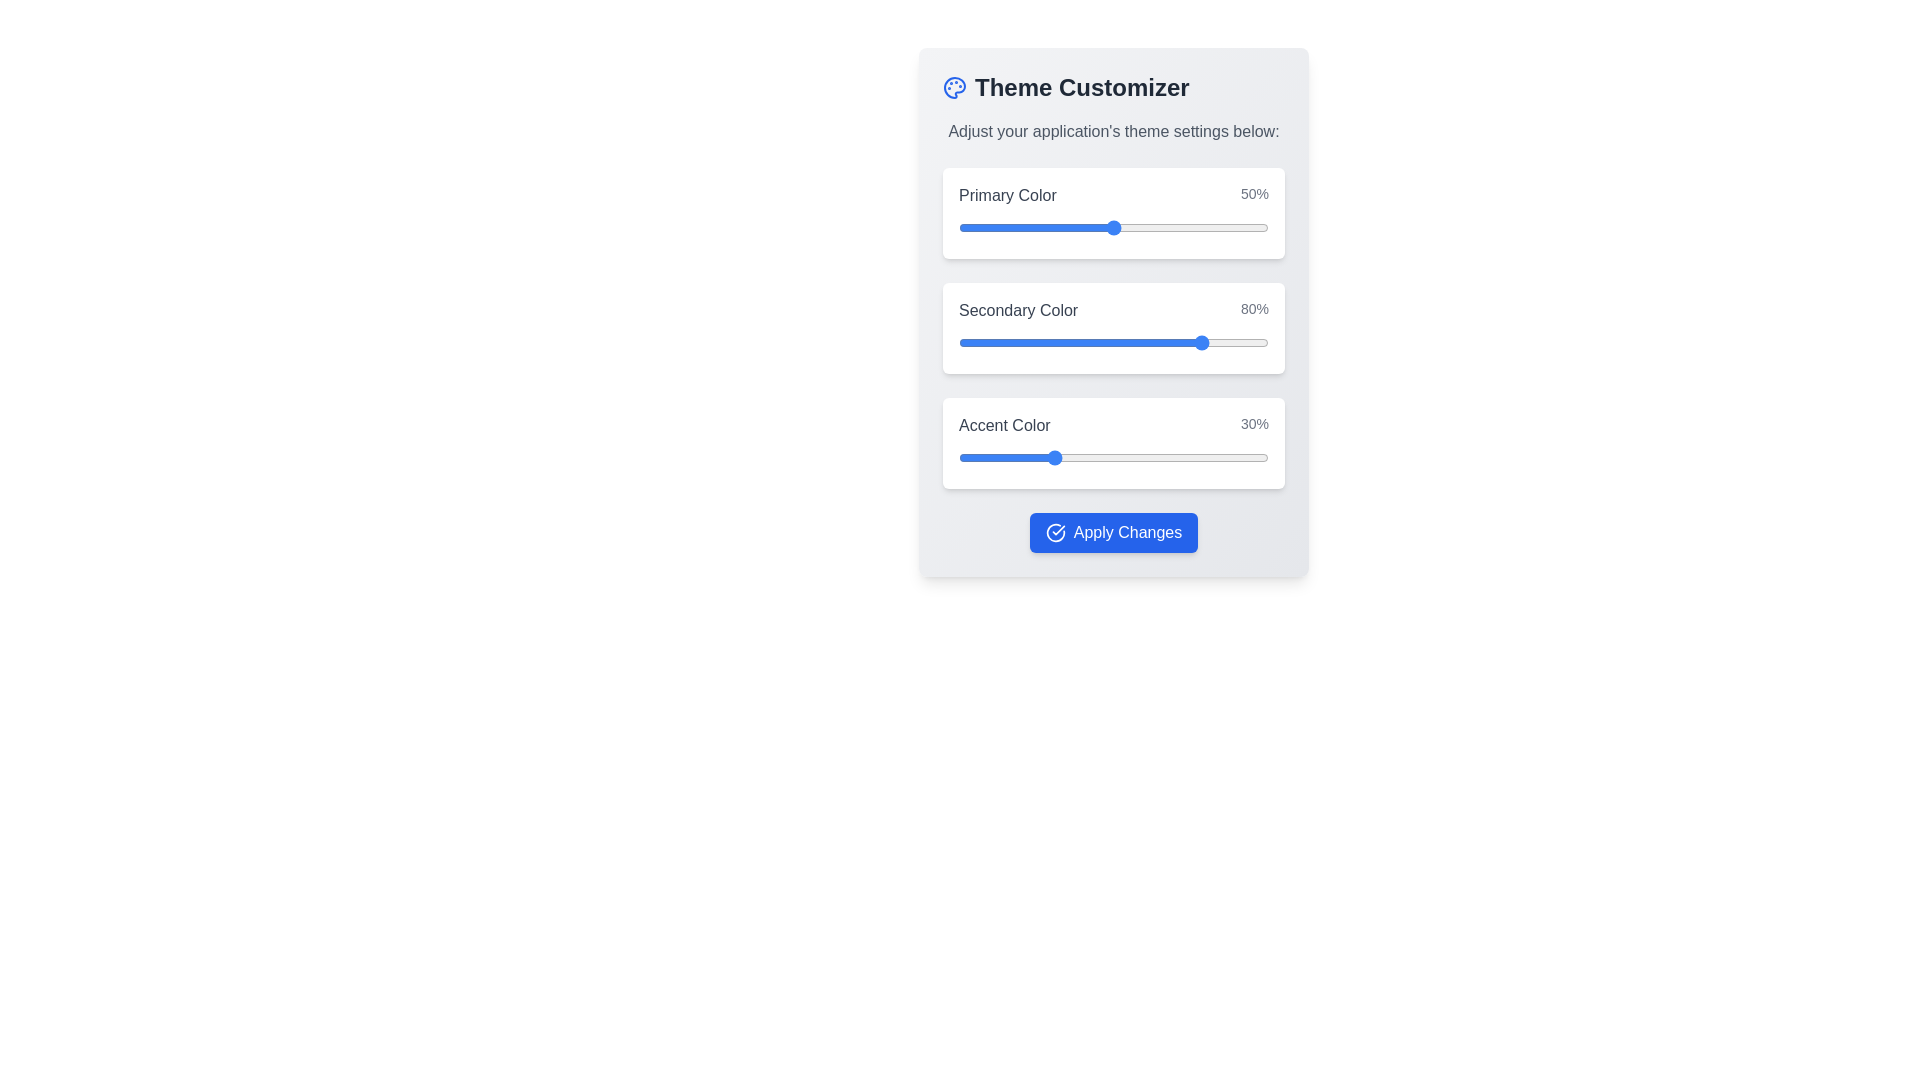 Image resolution: width=1920 pixels, height=1080 pixels. Describe the element at coordinates (1112, 87) in the screenshot. I see `the Header labeled 'Theme Customizer' with a colorful palette icon located at the top of the theme customization settings section` at that location.